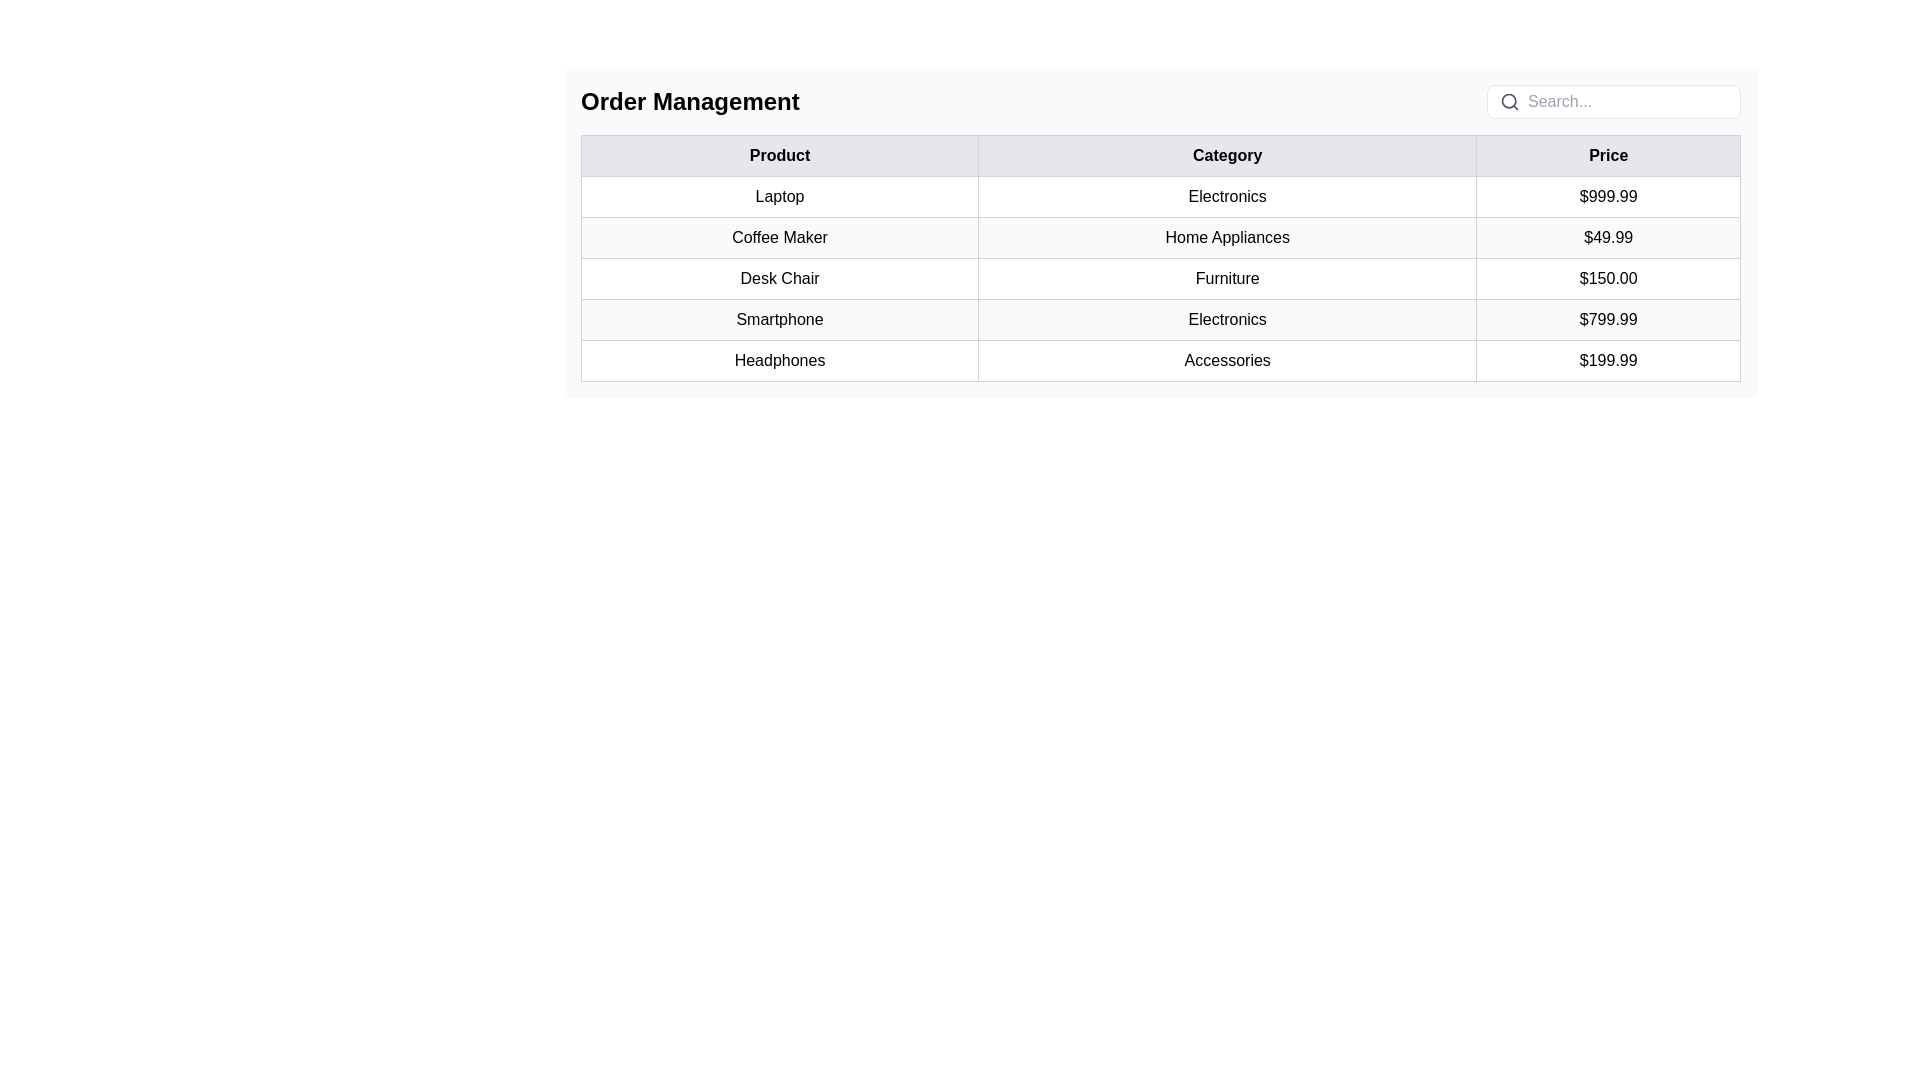 The width and height of the screenshot is (1920, 1080). Describe the element at coordinates (779, 278) in the screenshot. I see `the Text Label in the 'Product' column that identifies the item in the third row, aligned with 'Furniture' in the 'Category' column and '$150.00' in the 'Price' column` at that location.